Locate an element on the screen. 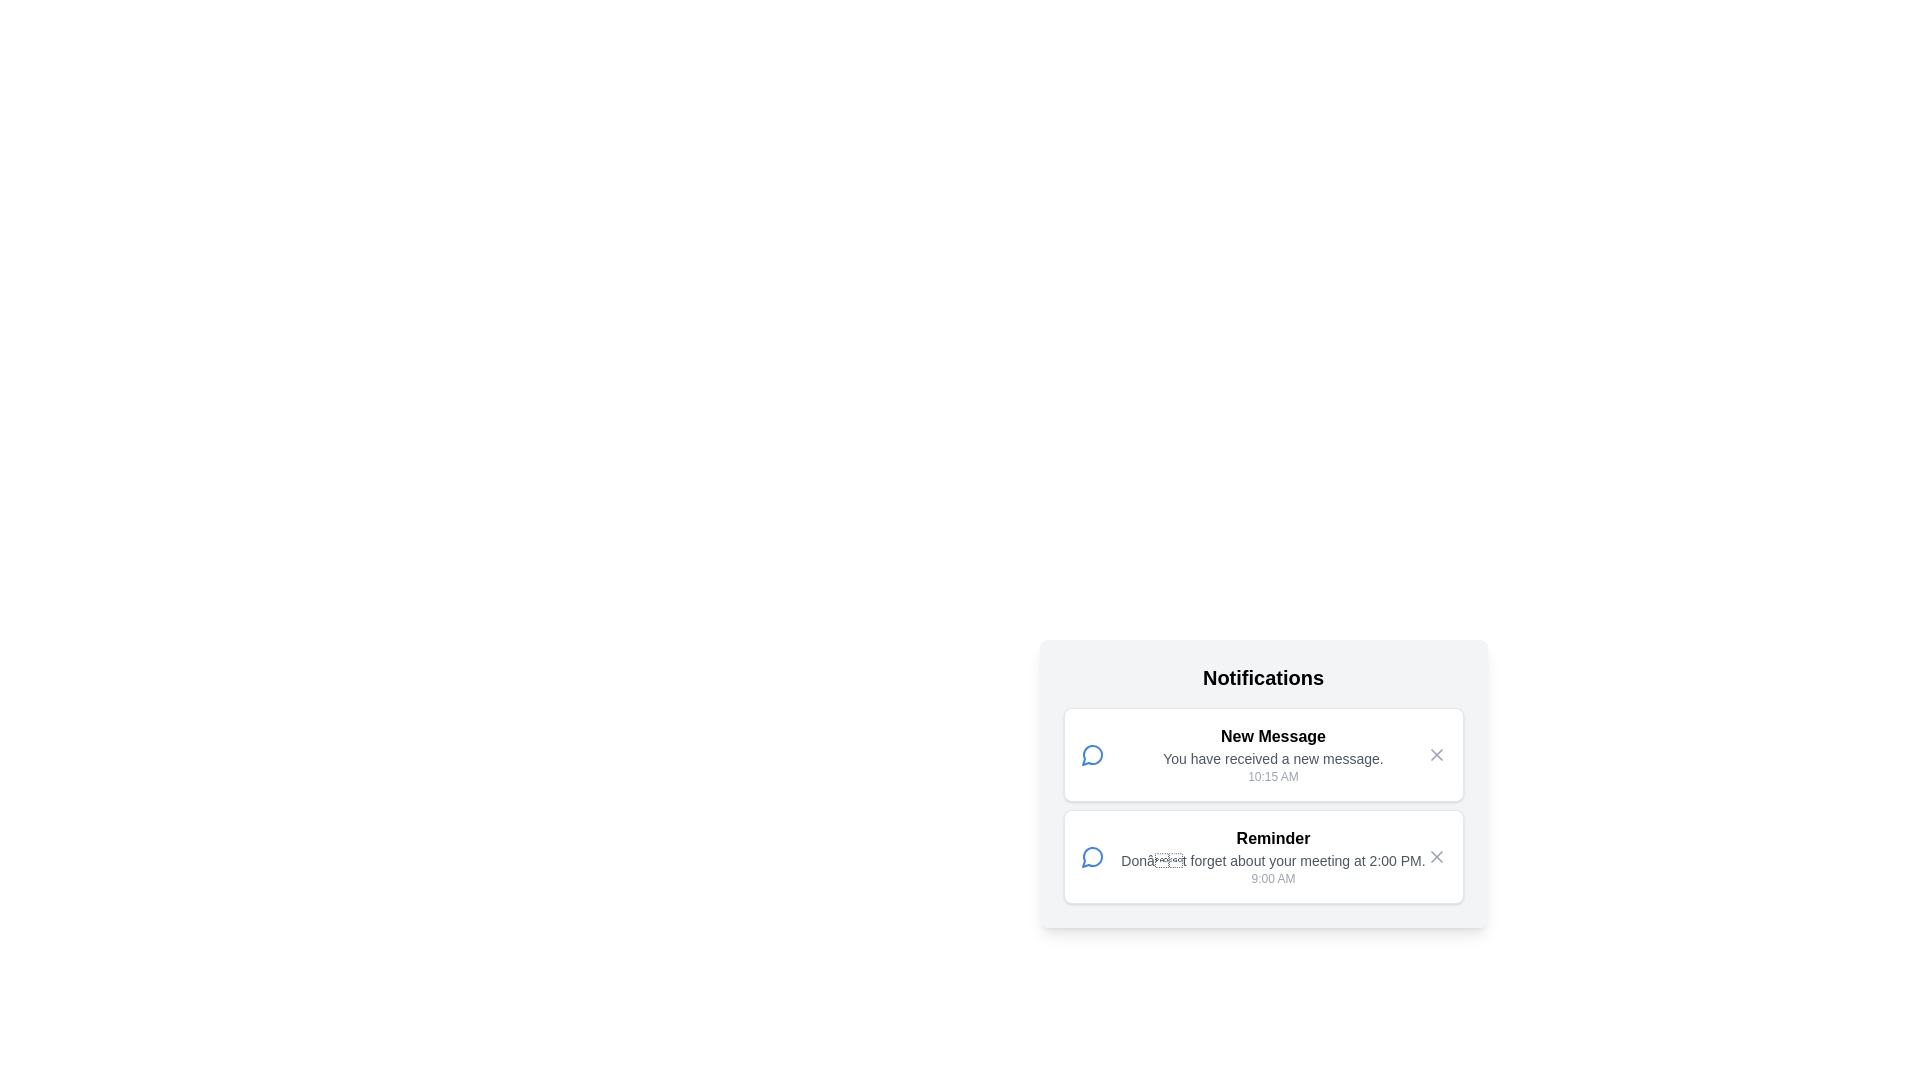 The height and width of the screenshot is (1080, 1920). the notification titled 'Reminder' is located at coordinates (1262, 855).